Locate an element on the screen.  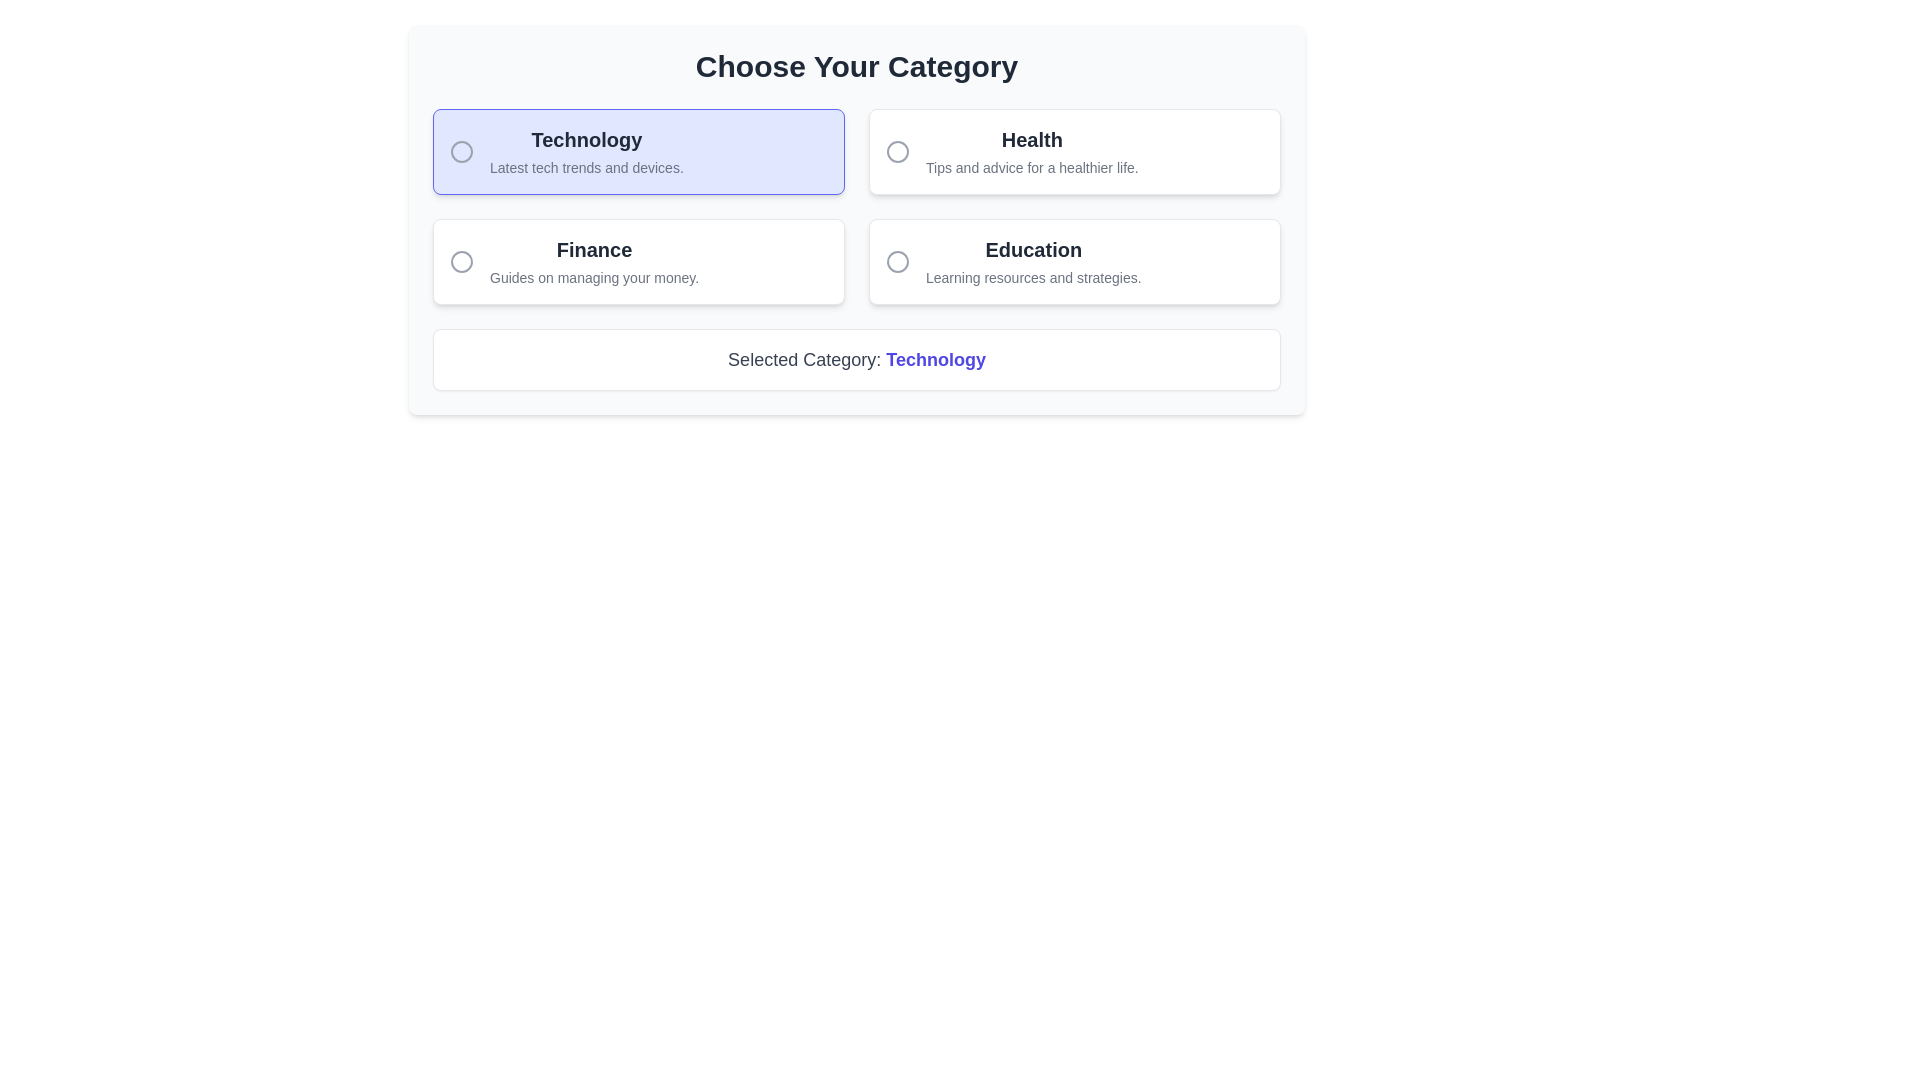
the static text label element that indicates the currently selected category, located at the bottom of the category selection panel, next to the prompt 'Selected Category' is located at coordinates (935, 358).